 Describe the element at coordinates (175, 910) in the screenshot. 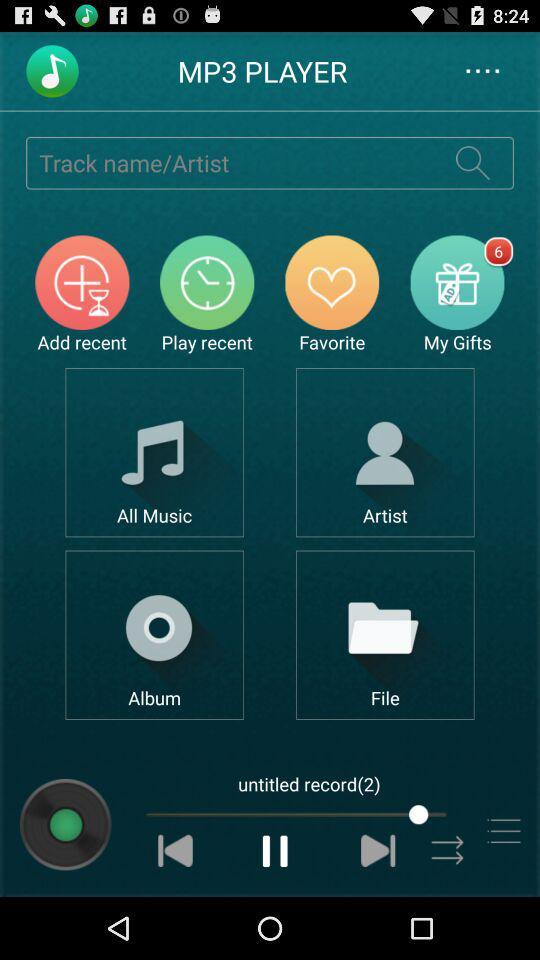

I see `the skip_previous icon` at that location.